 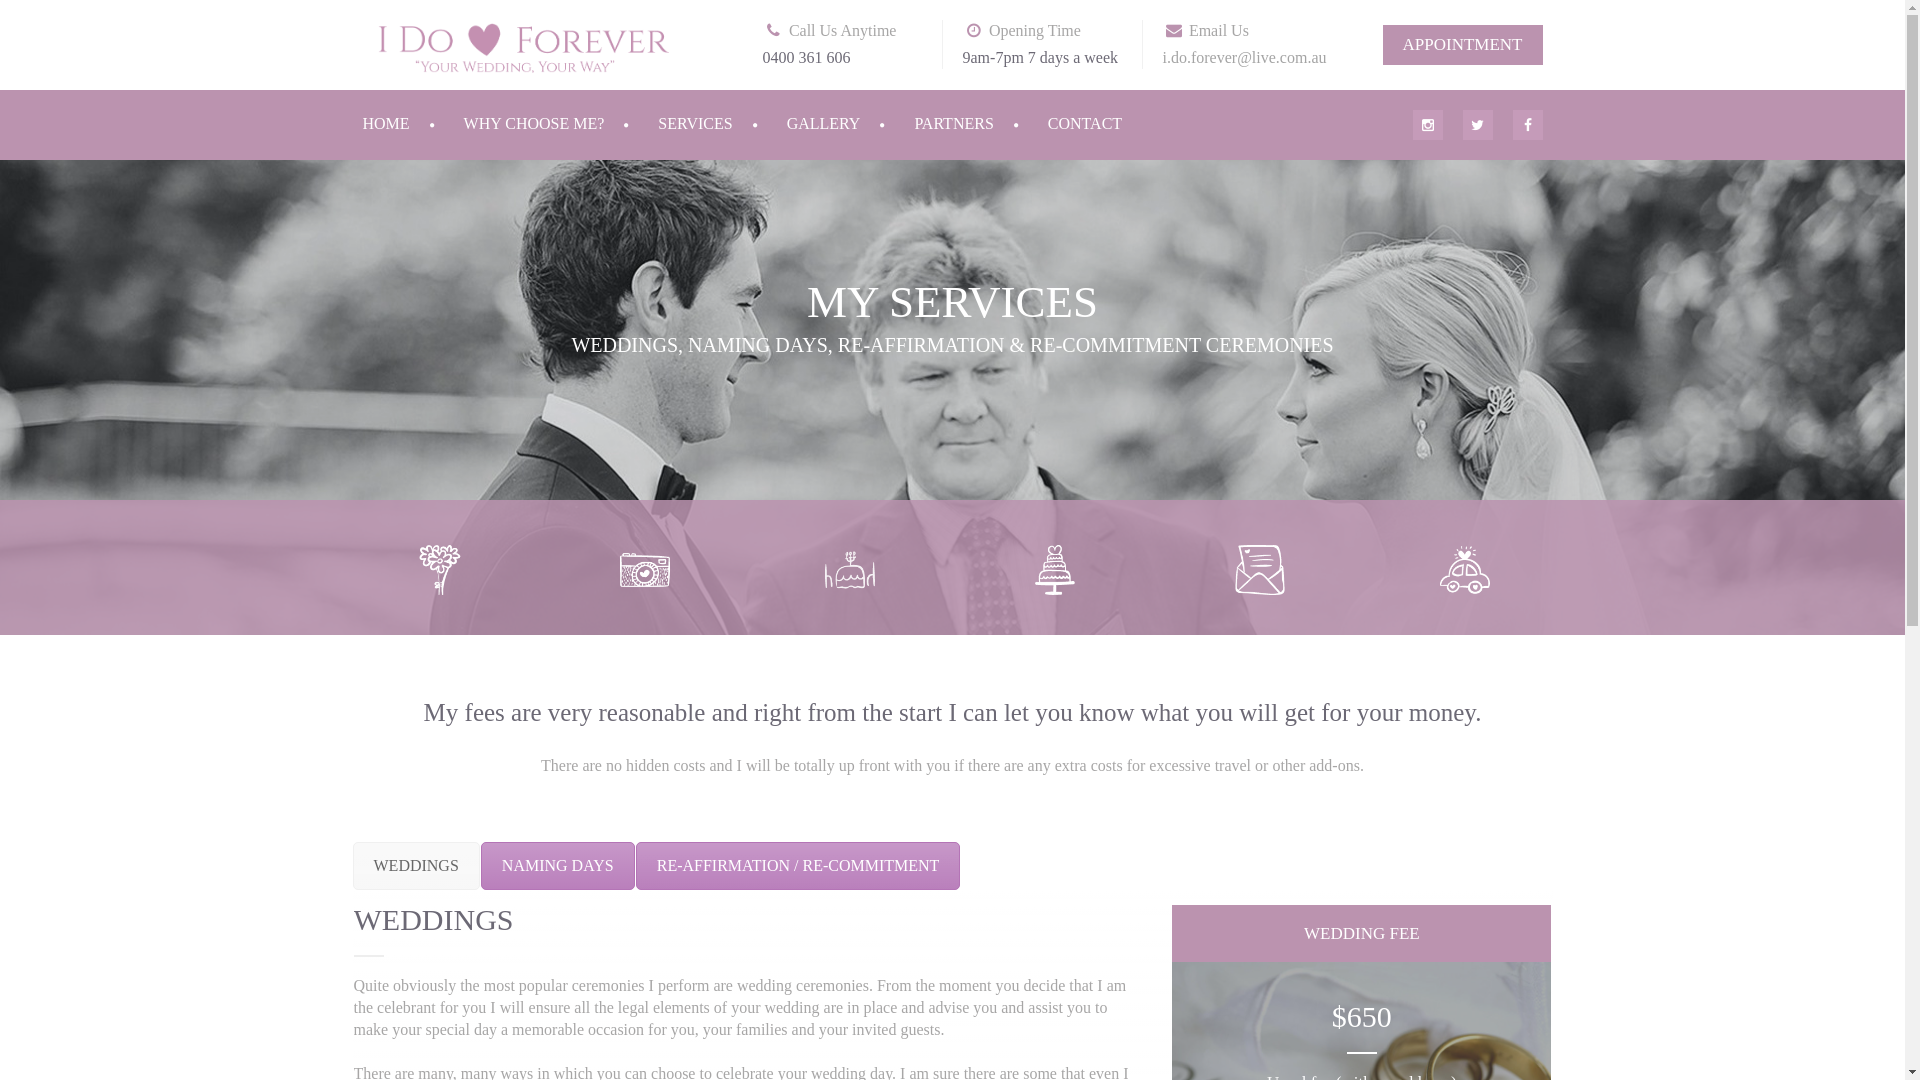 I want to click on 'RE-AFFIRMATION / RE-COMMITMENT', so click(x=797, y=865).